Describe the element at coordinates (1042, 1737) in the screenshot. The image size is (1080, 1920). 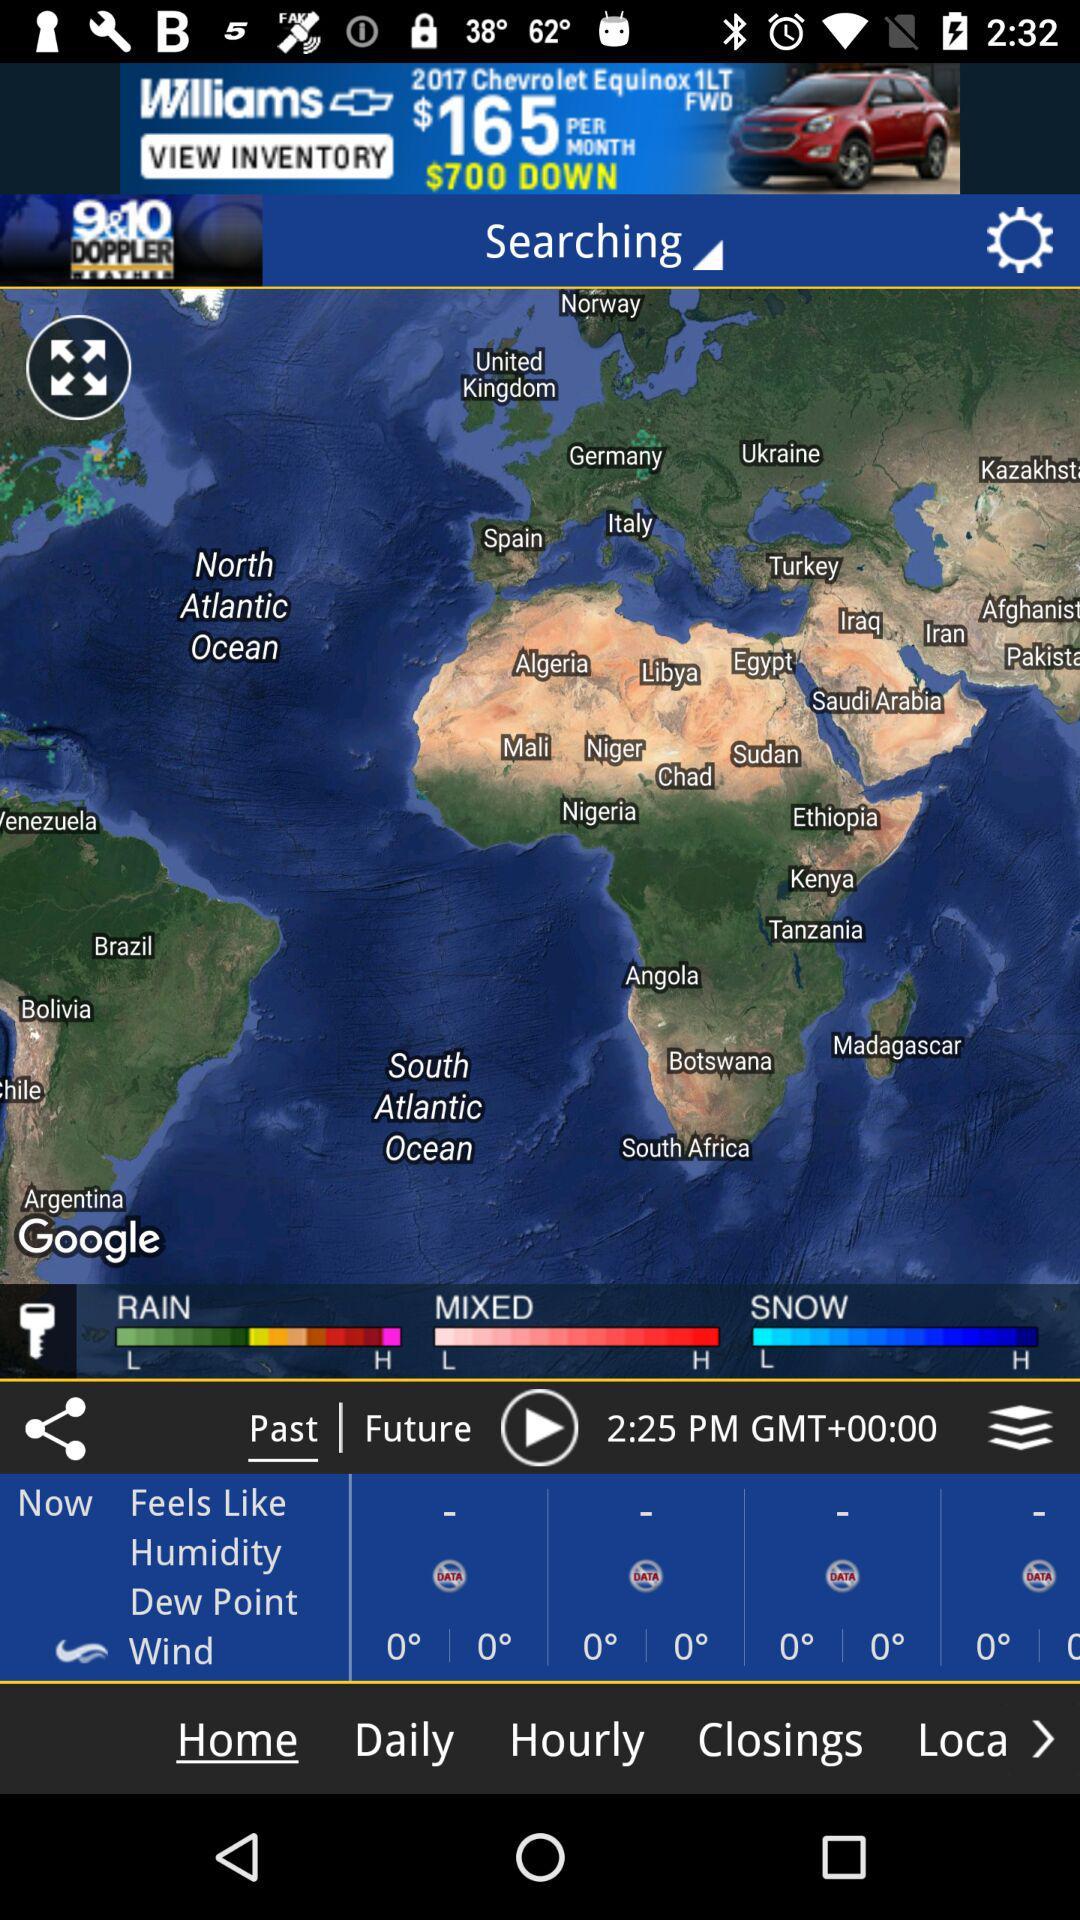
I see `the arrow_forward icon` at that location.